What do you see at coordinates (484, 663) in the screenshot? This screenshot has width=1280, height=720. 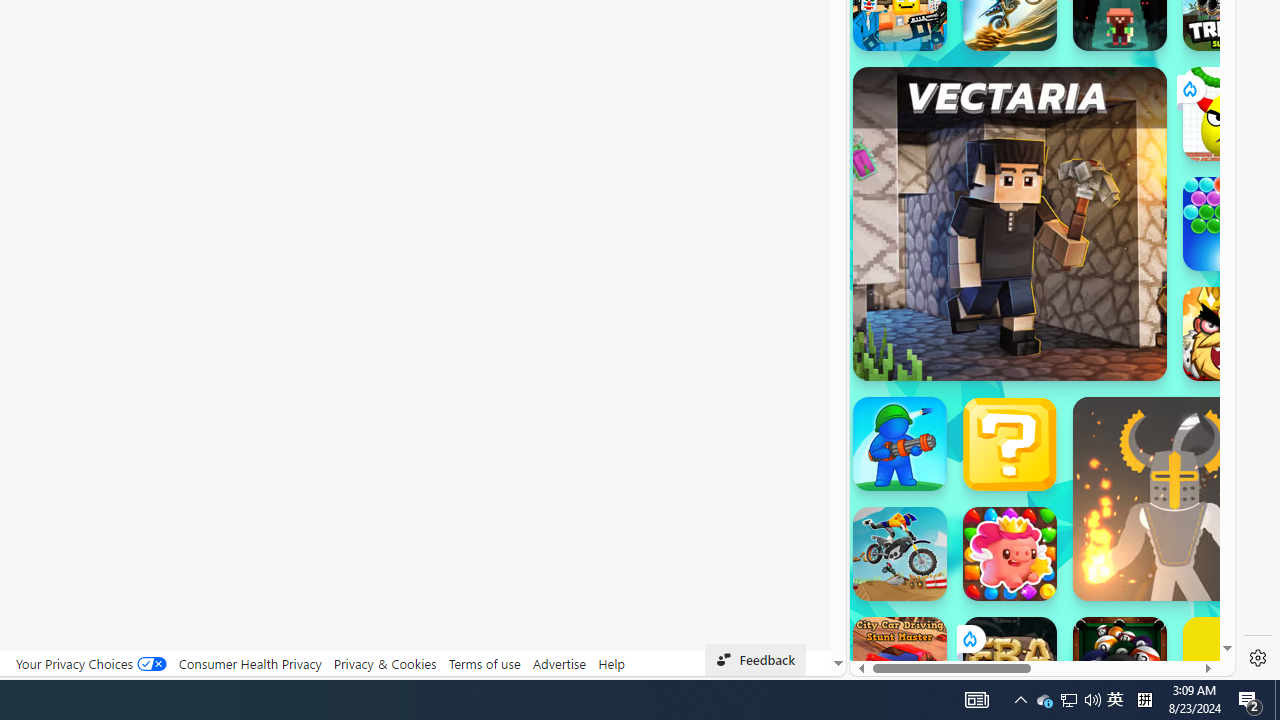 I see `'Terms of use'` at bounding box center [484, 663].